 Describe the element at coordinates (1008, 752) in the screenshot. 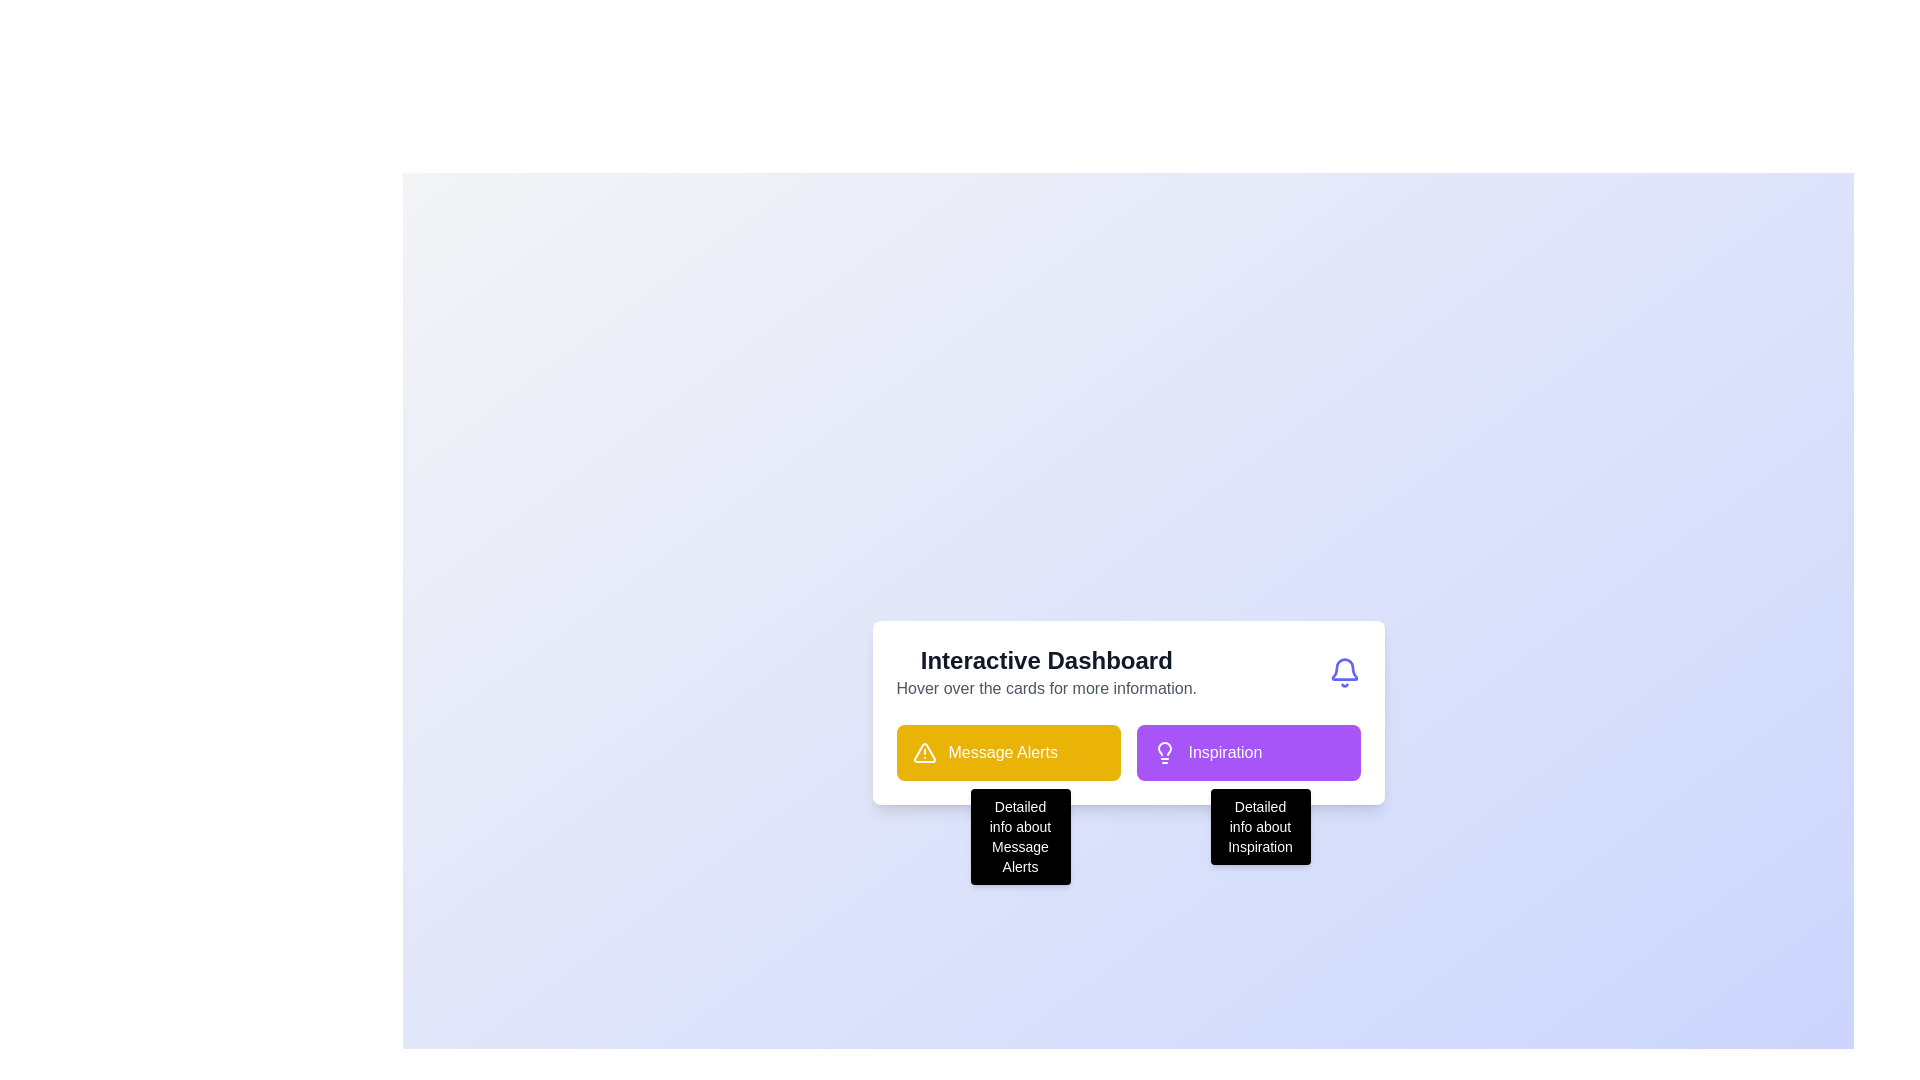

I see `the 'Message Alerts' button, which is a rectangular button with a bright yellow background and a triangular warning icon on the left, located below the 'Interactive Dashboard' title` at that location.